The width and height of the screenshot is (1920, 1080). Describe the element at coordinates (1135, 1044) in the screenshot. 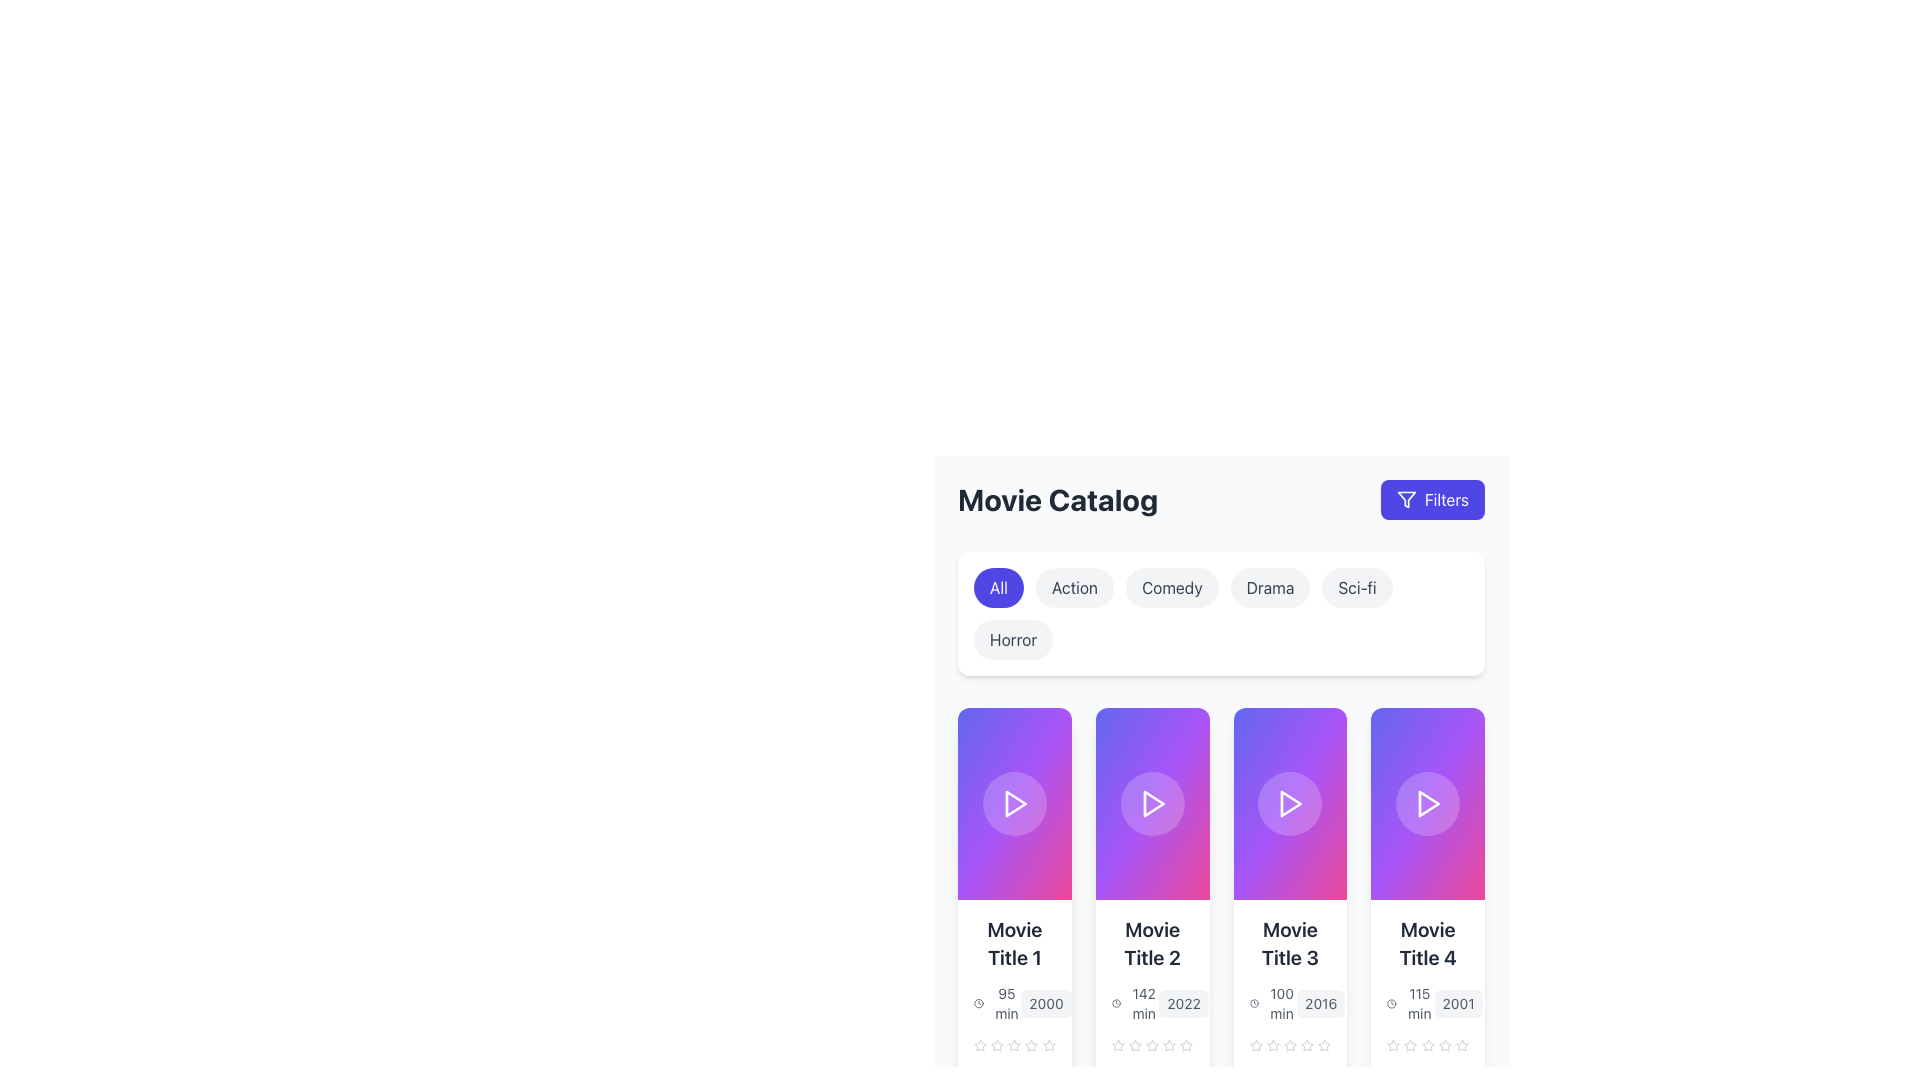

I see `the third star icon, which is light gray and part of the rating interface for 'Movie Title 2'` at that location.